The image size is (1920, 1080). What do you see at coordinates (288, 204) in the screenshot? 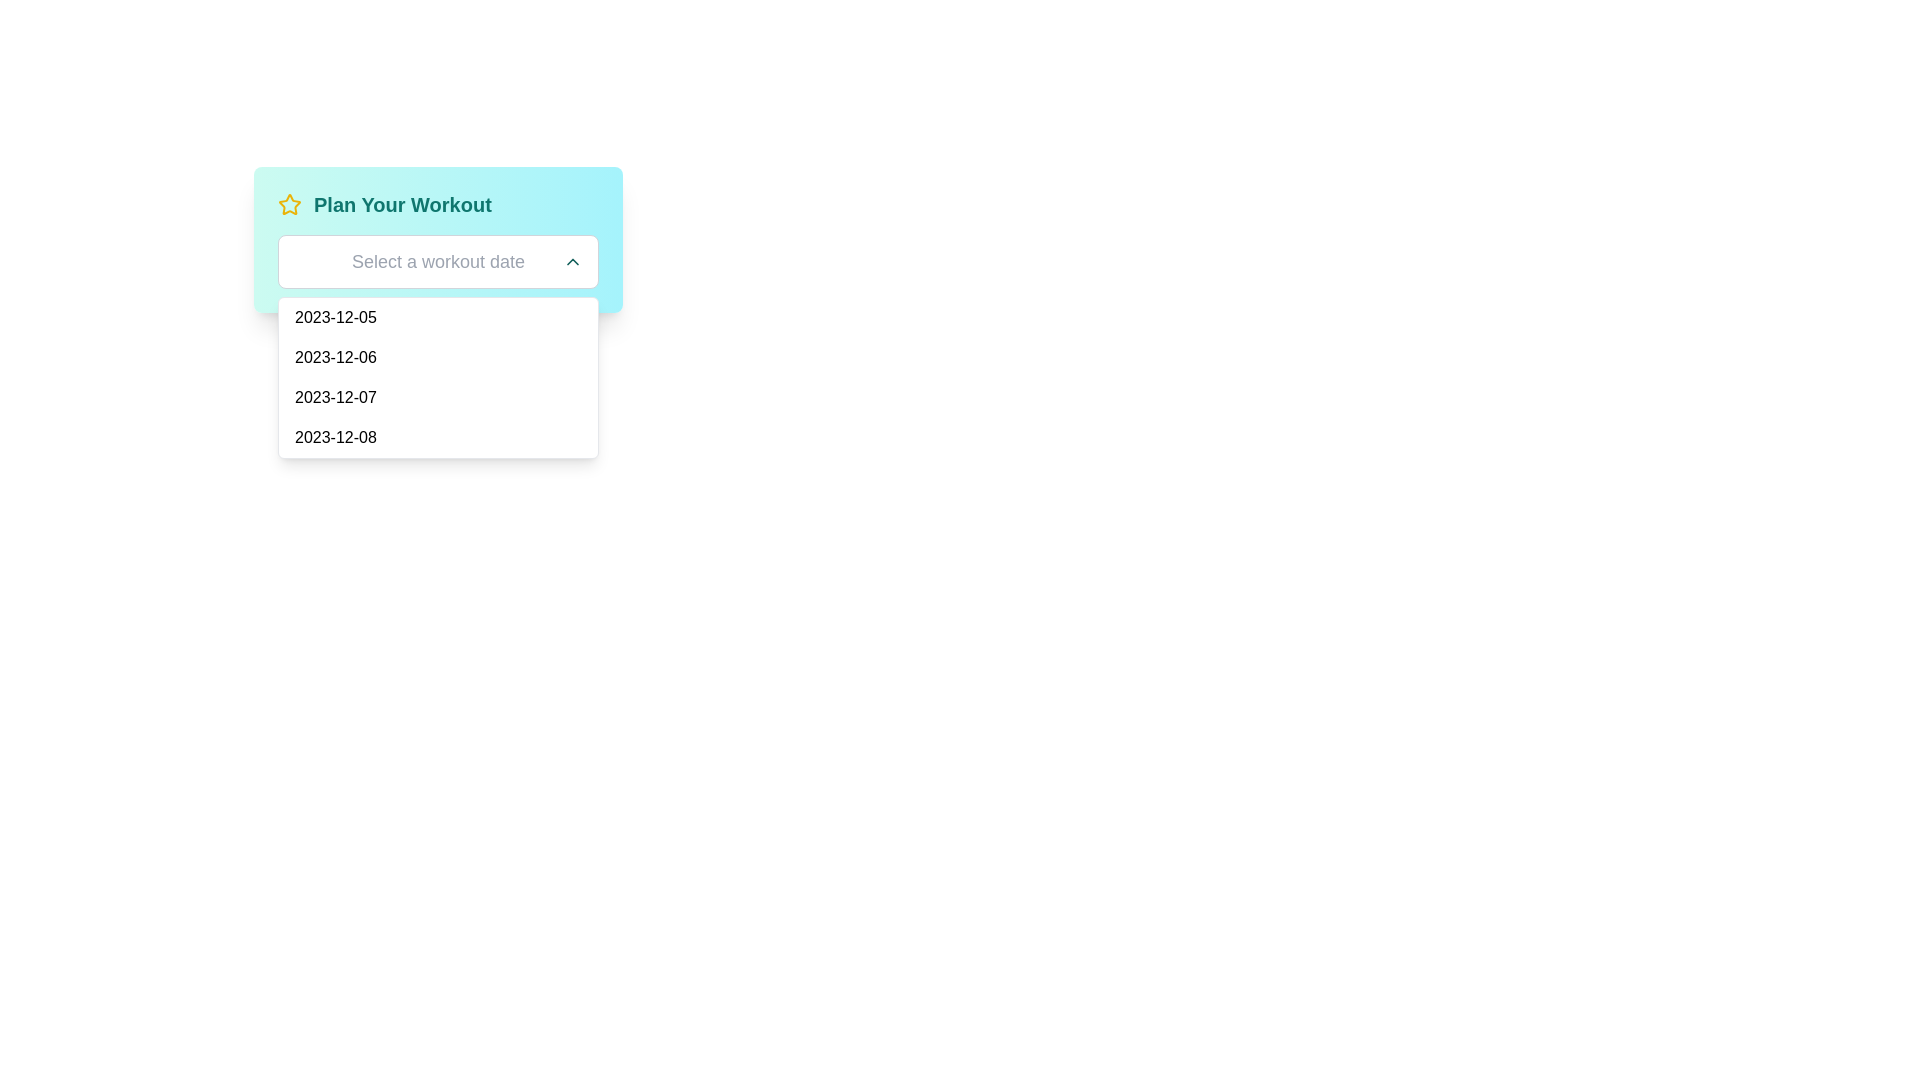
I see `the star icon, which is a yellow stroke-based outline style icon located to the left of the text 'Plan Your Workout'` at bounding box center [288, 204].